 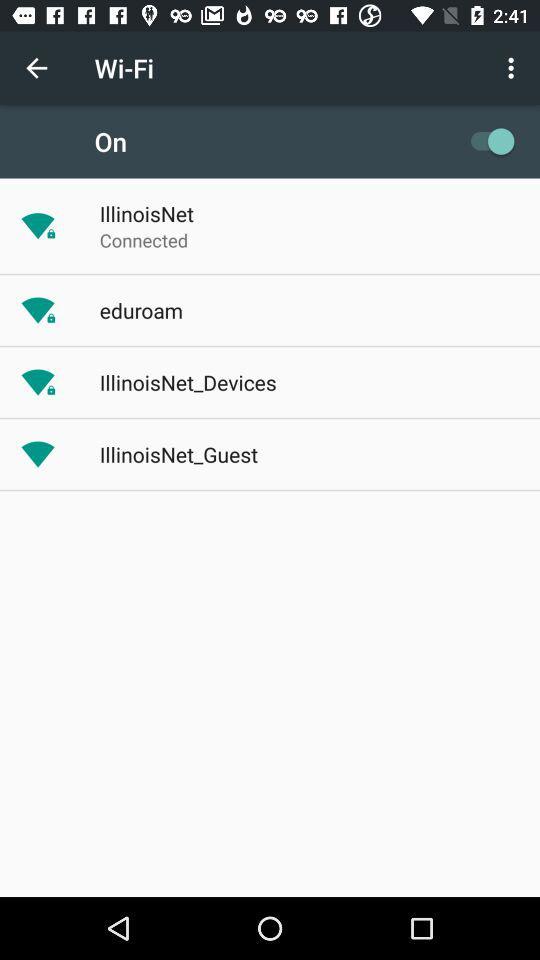 I want to click on connected, so click(x=143, y=240).